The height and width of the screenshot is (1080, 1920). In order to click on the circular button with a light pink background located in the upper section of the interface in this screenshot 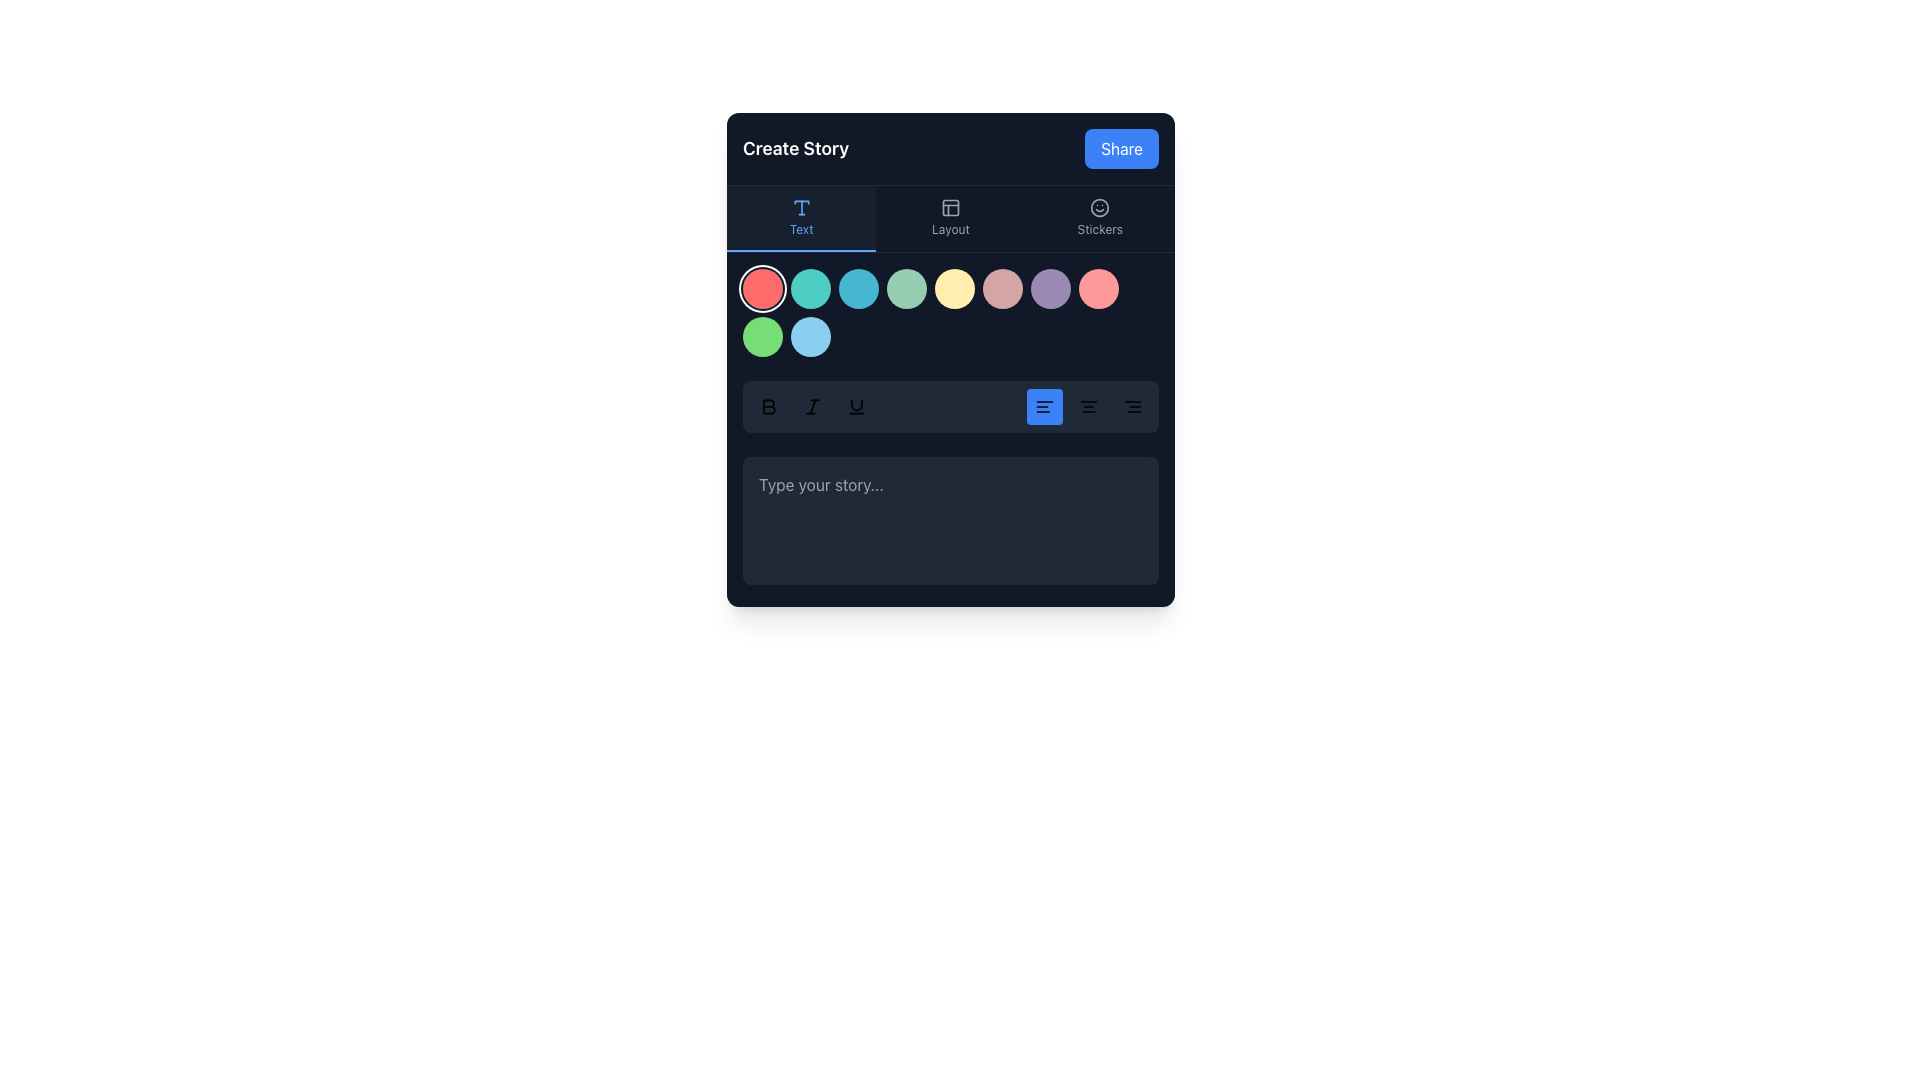, I will do `click(1098, 289)`.